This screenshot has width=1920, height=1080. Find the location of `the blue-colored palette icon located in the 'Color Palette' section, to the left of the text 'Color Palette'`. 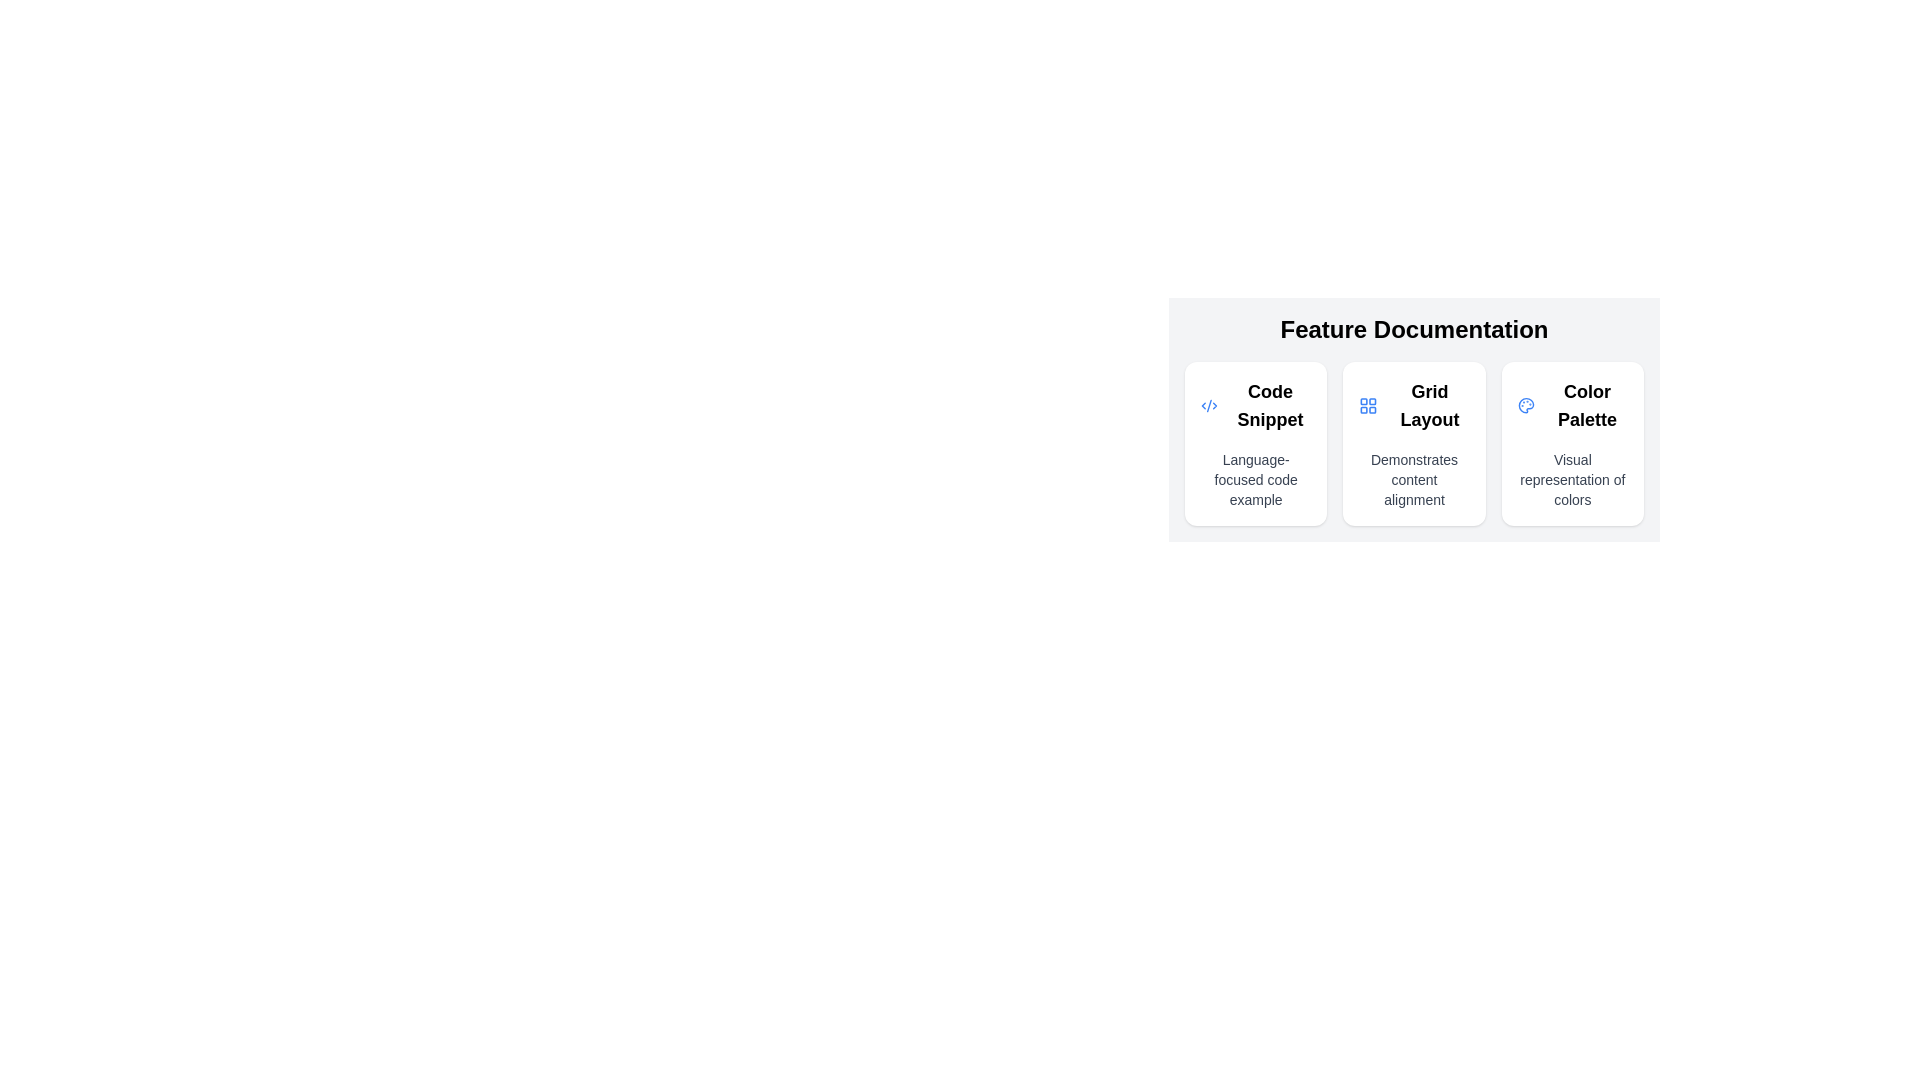

the blue-colored palette icon located in the 'Color Palette' section, to the left of the text 'Color Palette' is located at coordinates (1525, 405).